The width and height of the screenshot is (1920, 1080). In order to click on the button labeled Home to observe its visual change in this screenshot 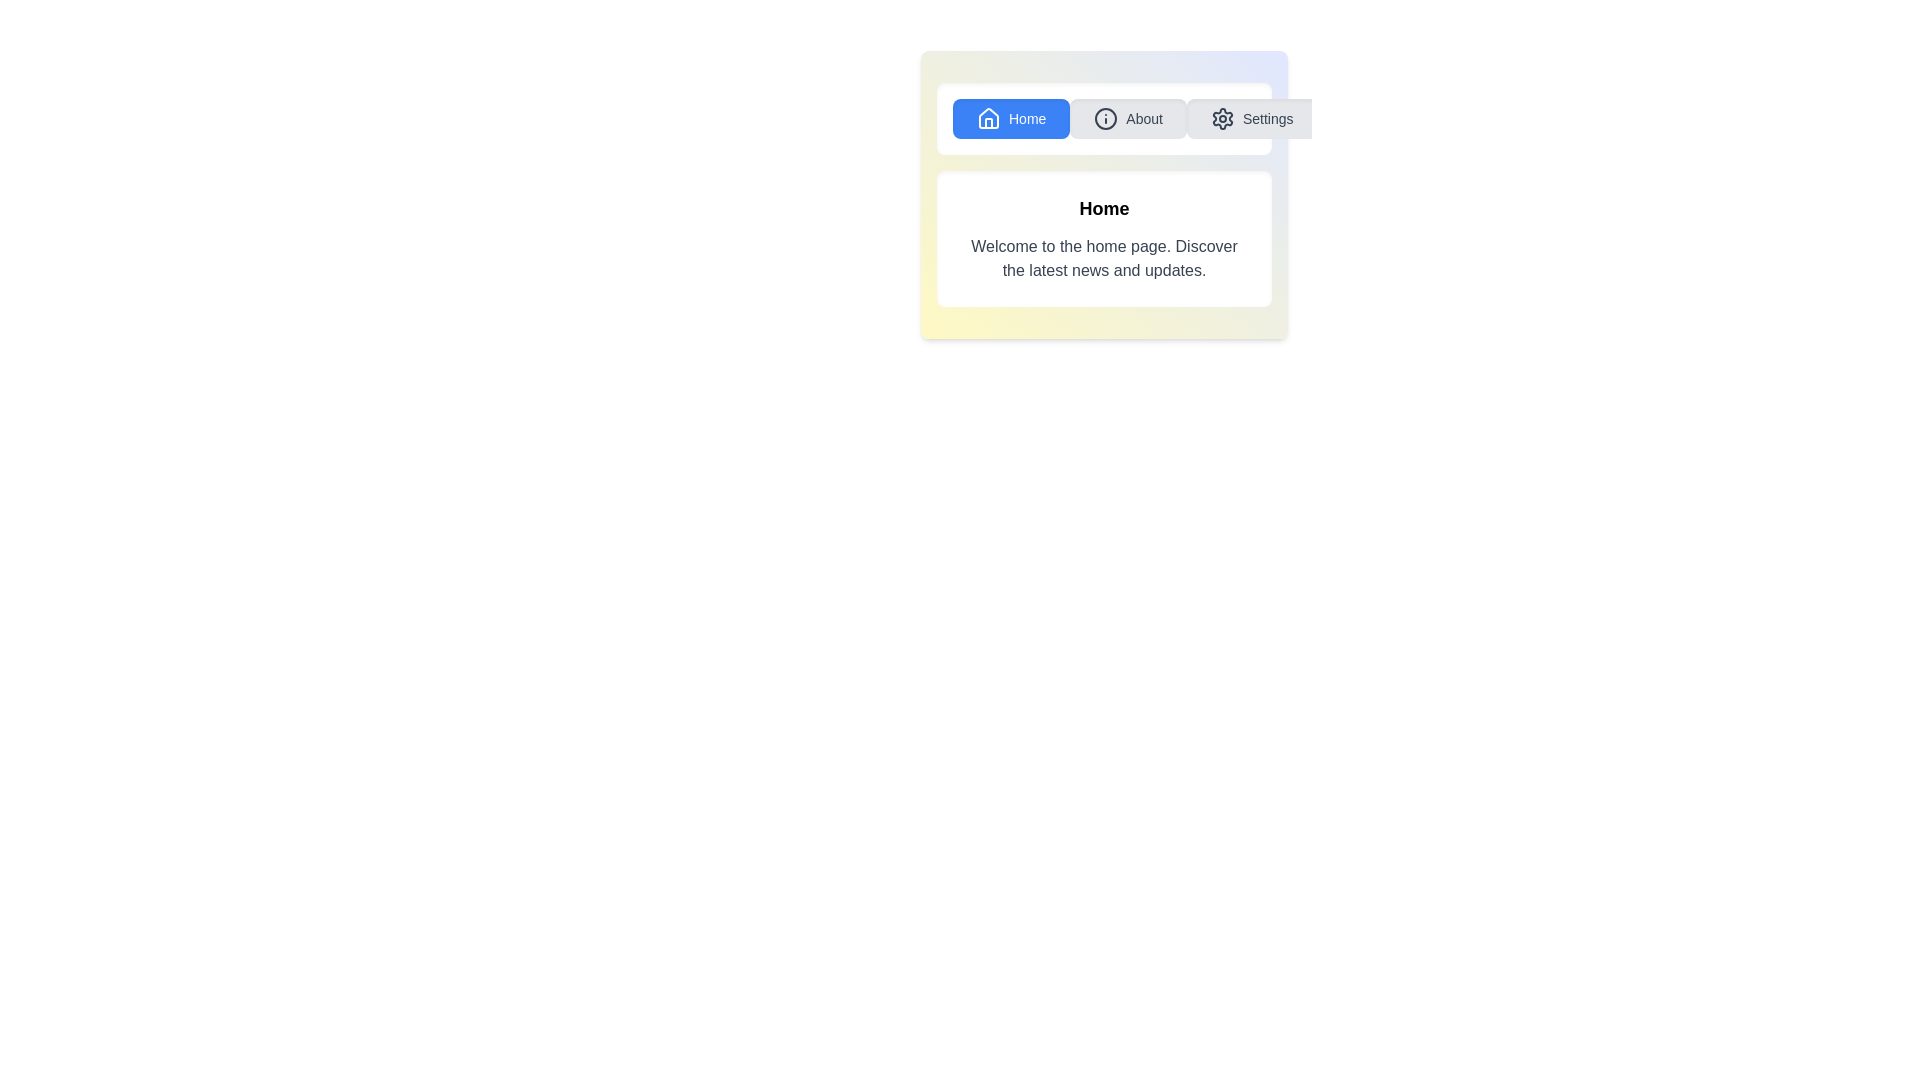, I will do `click(1011, 119)`.